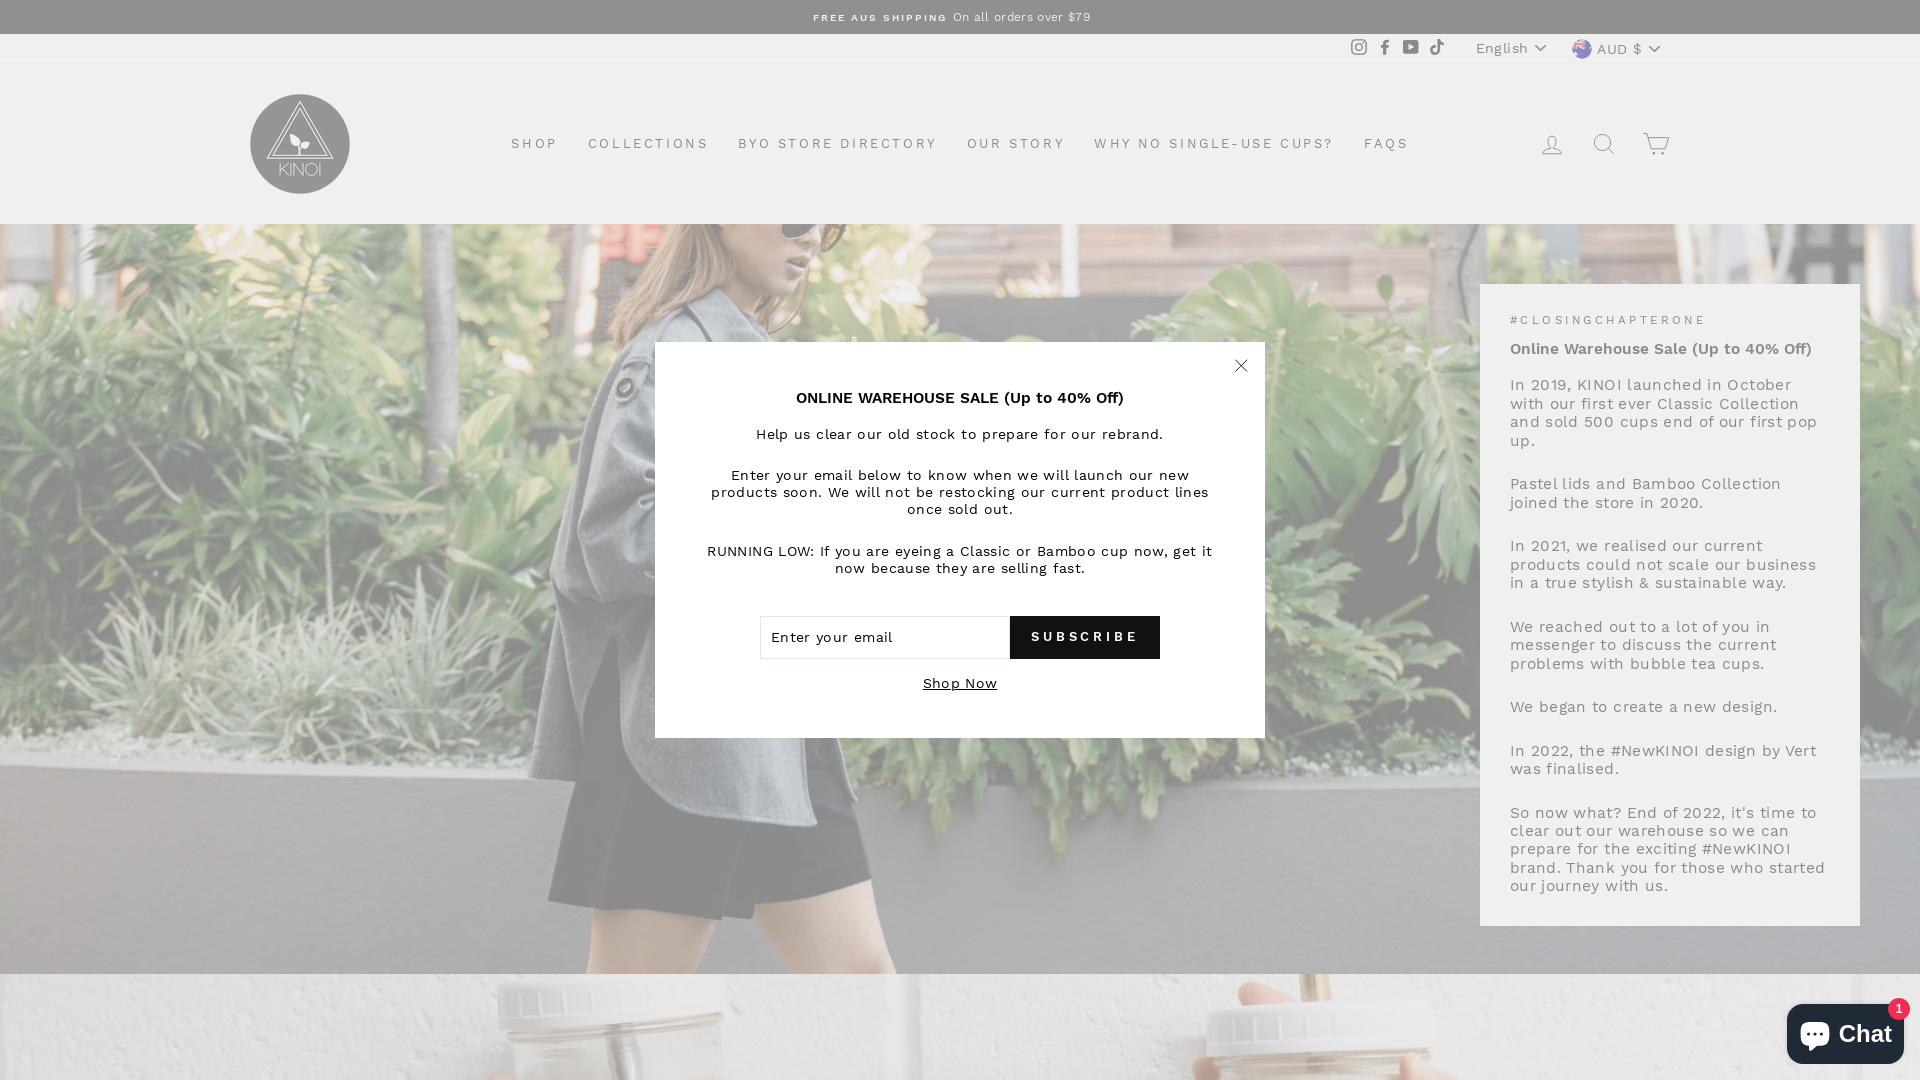 Image resolution: width=1920 pixels, height=1080 pixels. Describe the element at coordinates (1078, 143) in the screenshot. I see `'WHY NO SINGLE-USE CUPS?'` at that location.